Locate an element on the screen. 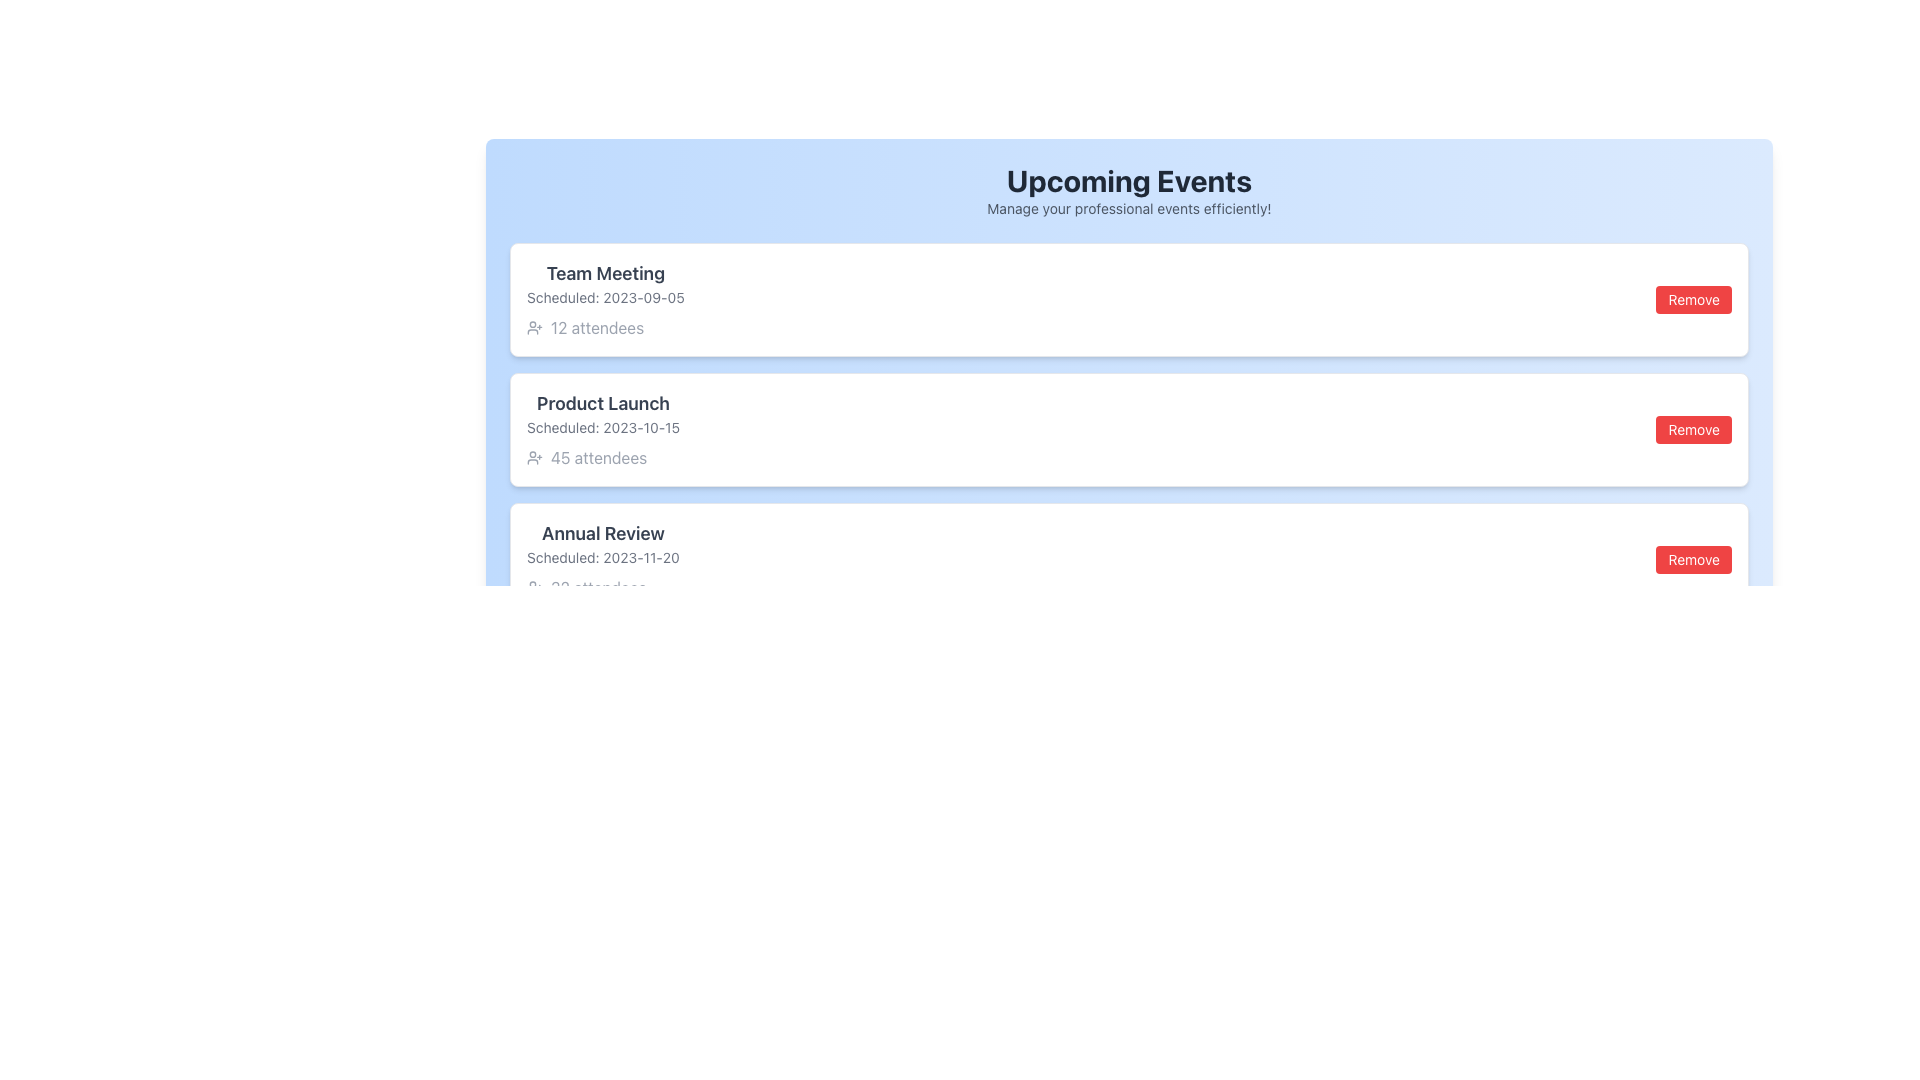 The height and width of the screenshot is (1080, 1920). text content of the Text Block titled 'Team Meeting', which includes the date 'Scheduled: 2023-09-05' and the note about '12 attendees' is located at coordinates (604, 300).